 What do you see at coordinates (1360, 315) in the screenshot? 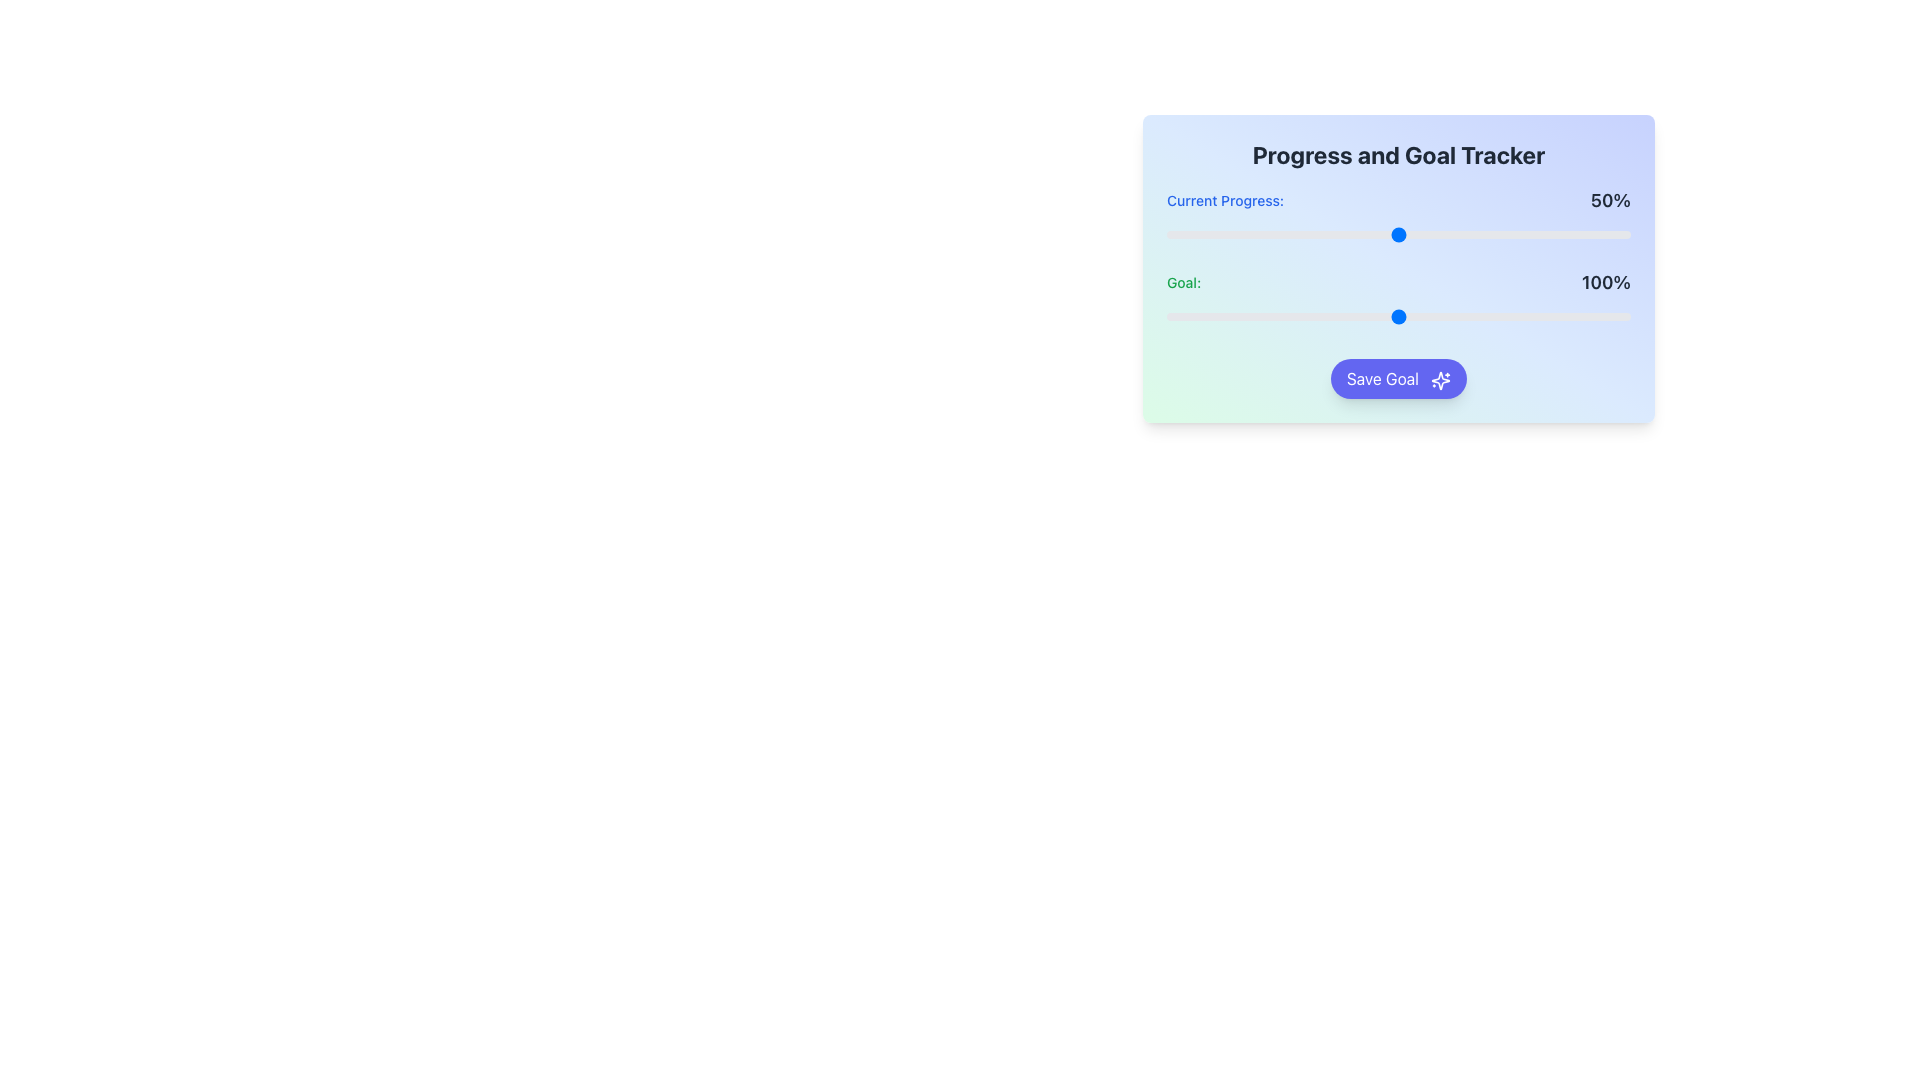
I see `the slider value` at bounding box center [1360, 315].